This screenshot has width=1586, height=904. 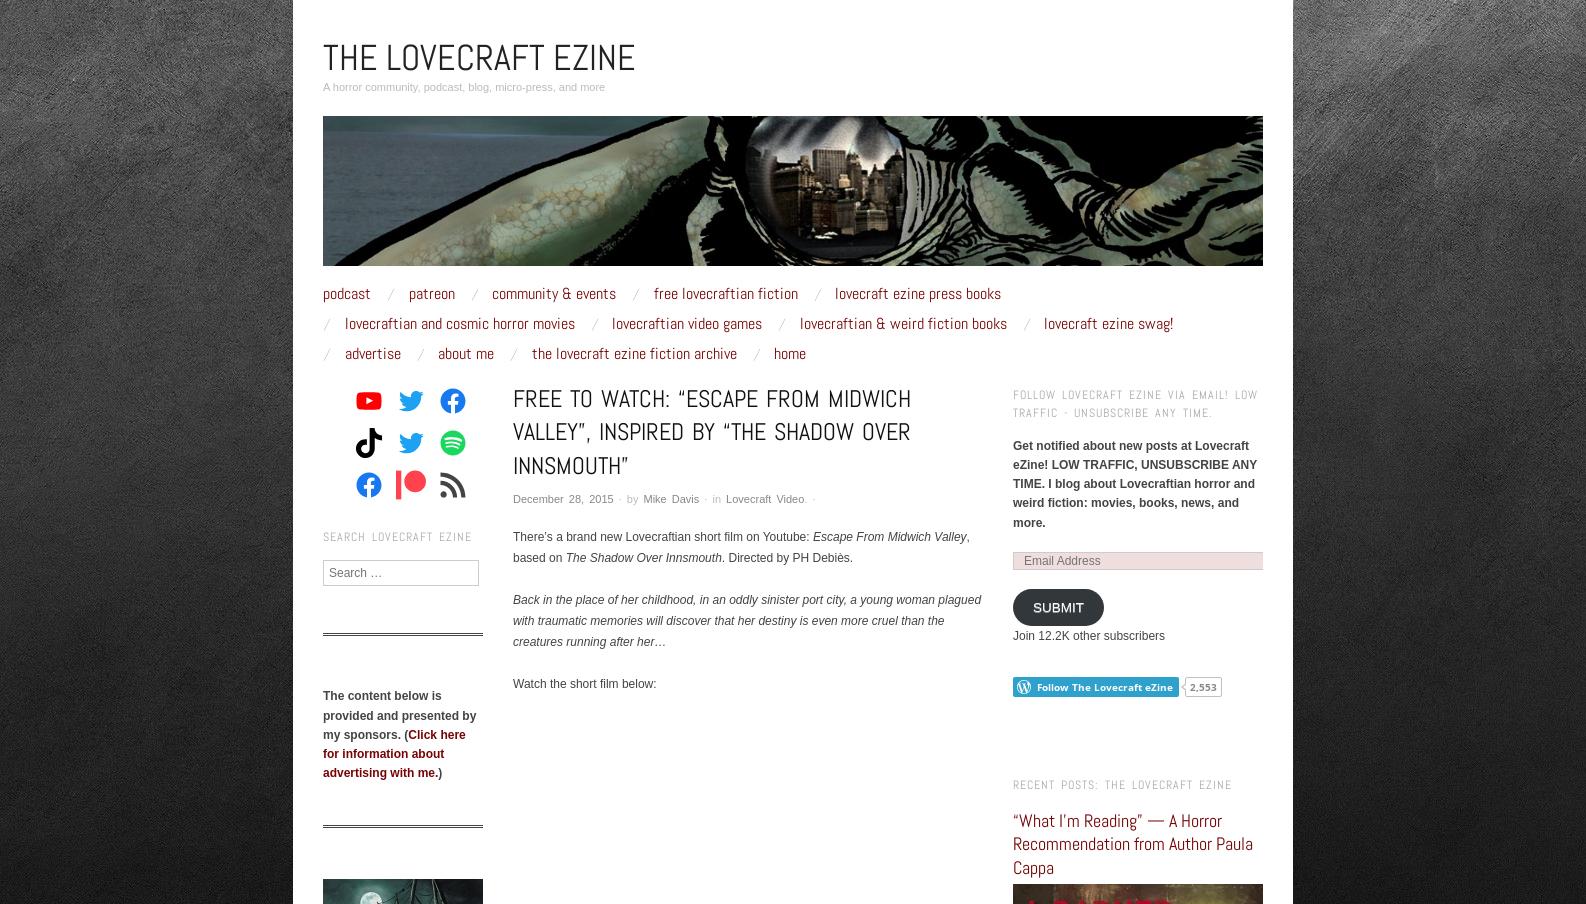 I want to click on 'A horror community, podcast, blog, micro-press, and more', so click(x=463, y=86).